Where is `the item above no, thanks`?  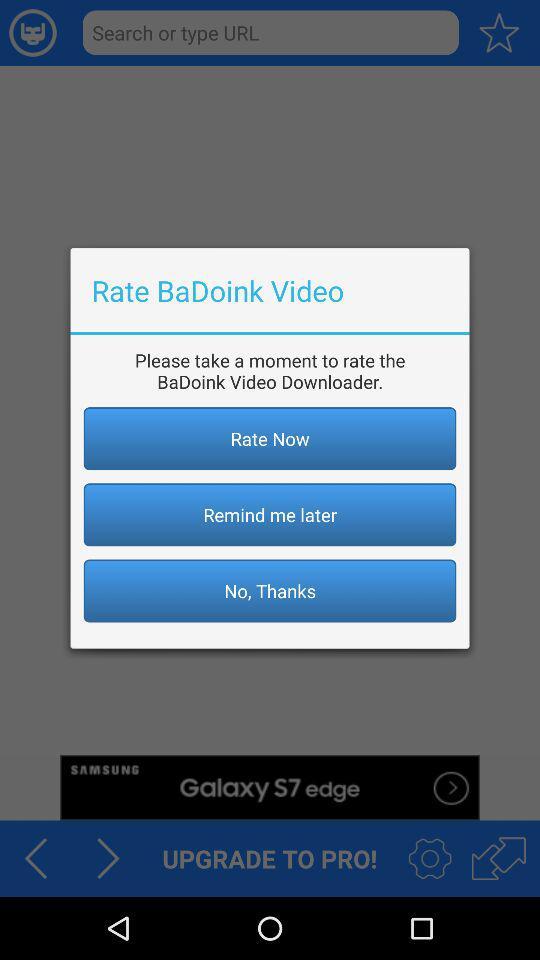 the item above no, thanks is located at coordinates (270, 513).